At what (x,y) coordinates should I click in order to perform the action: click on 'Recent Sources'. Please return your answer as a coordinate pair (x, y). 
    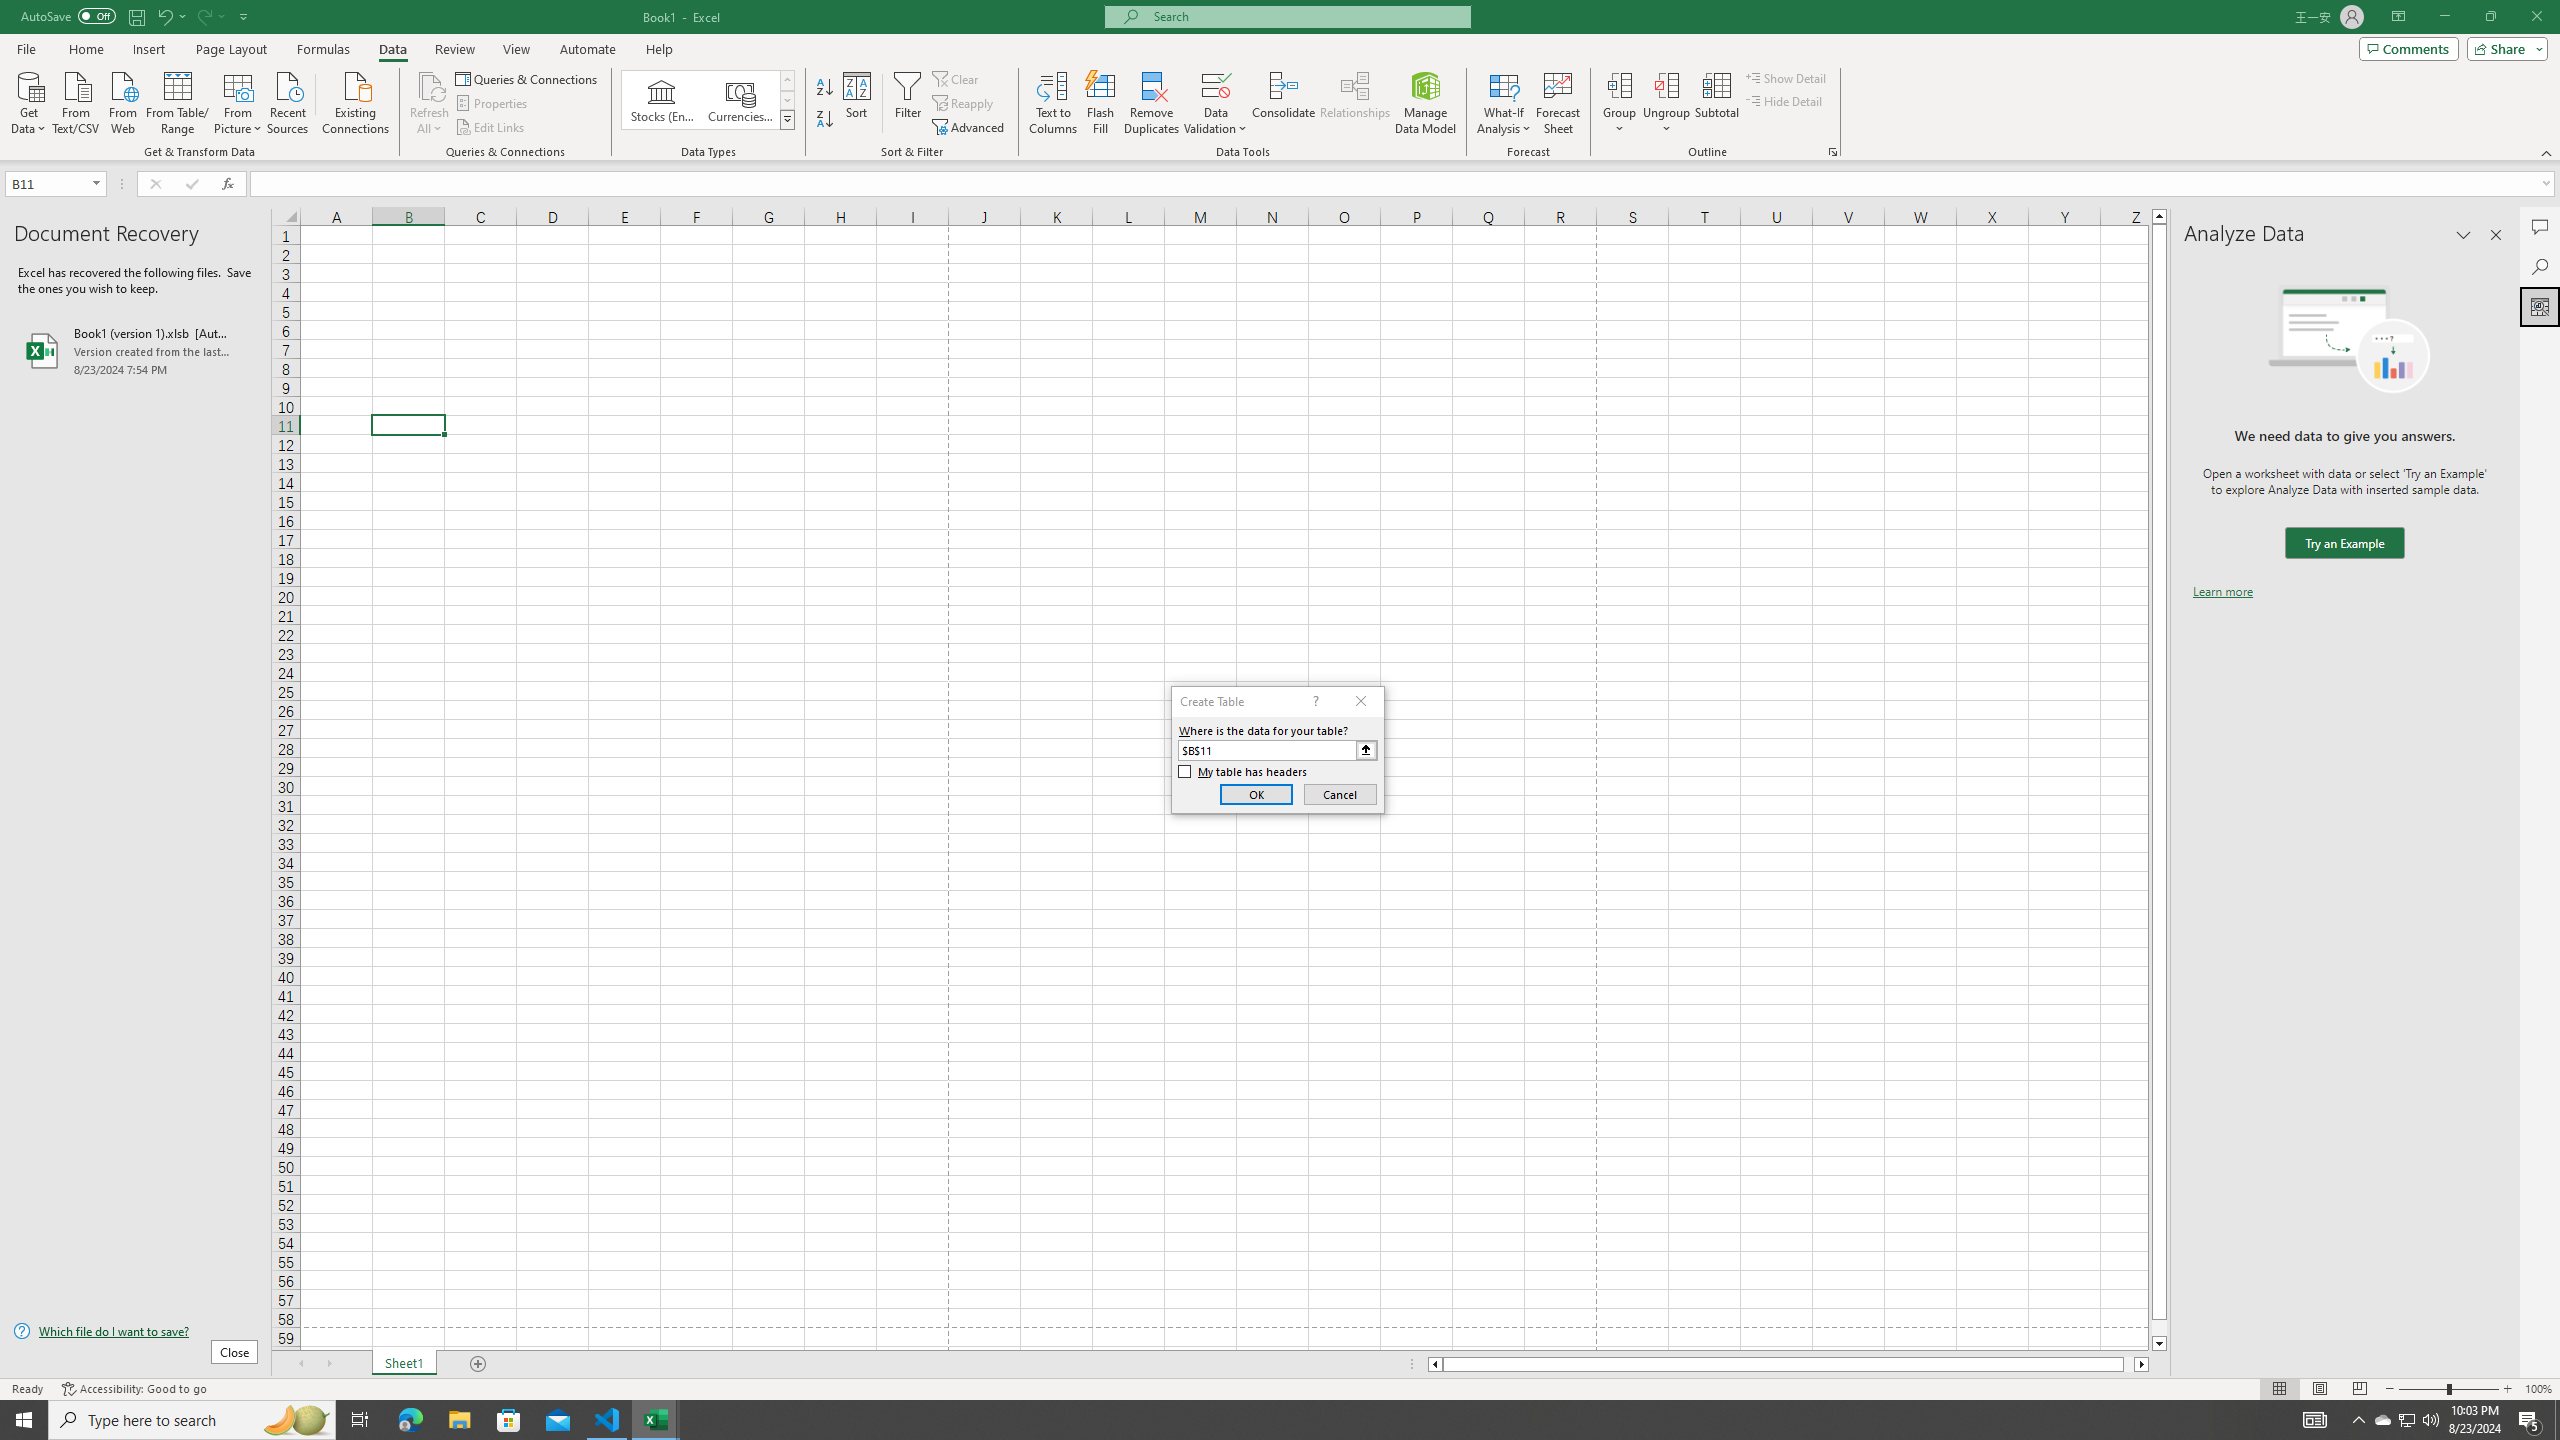
    Looking at the image, I should click on (288, 100).